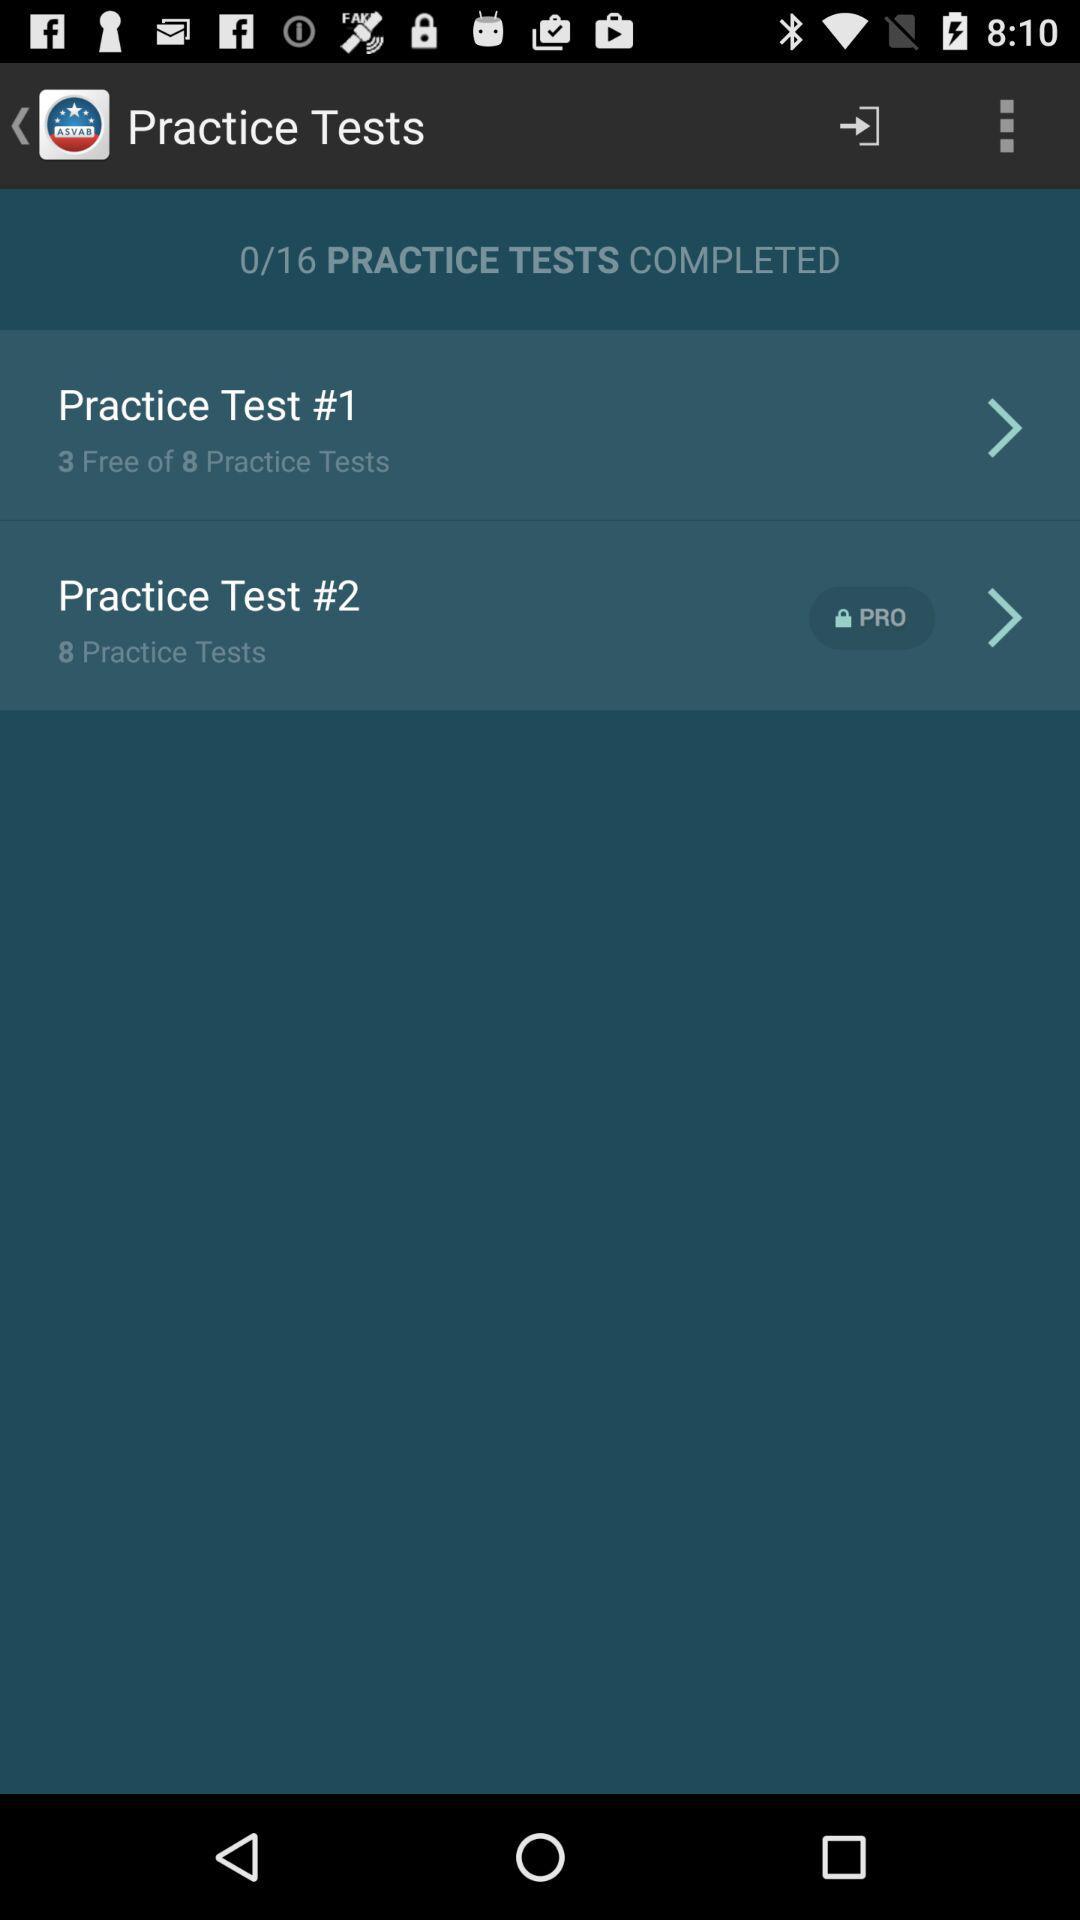 This screenshot has height=1920, width=1080. What do you see at coordinates (540, 257) in the screenshot?
I see `0 16 practice icon` at bounding box center [540, 257].